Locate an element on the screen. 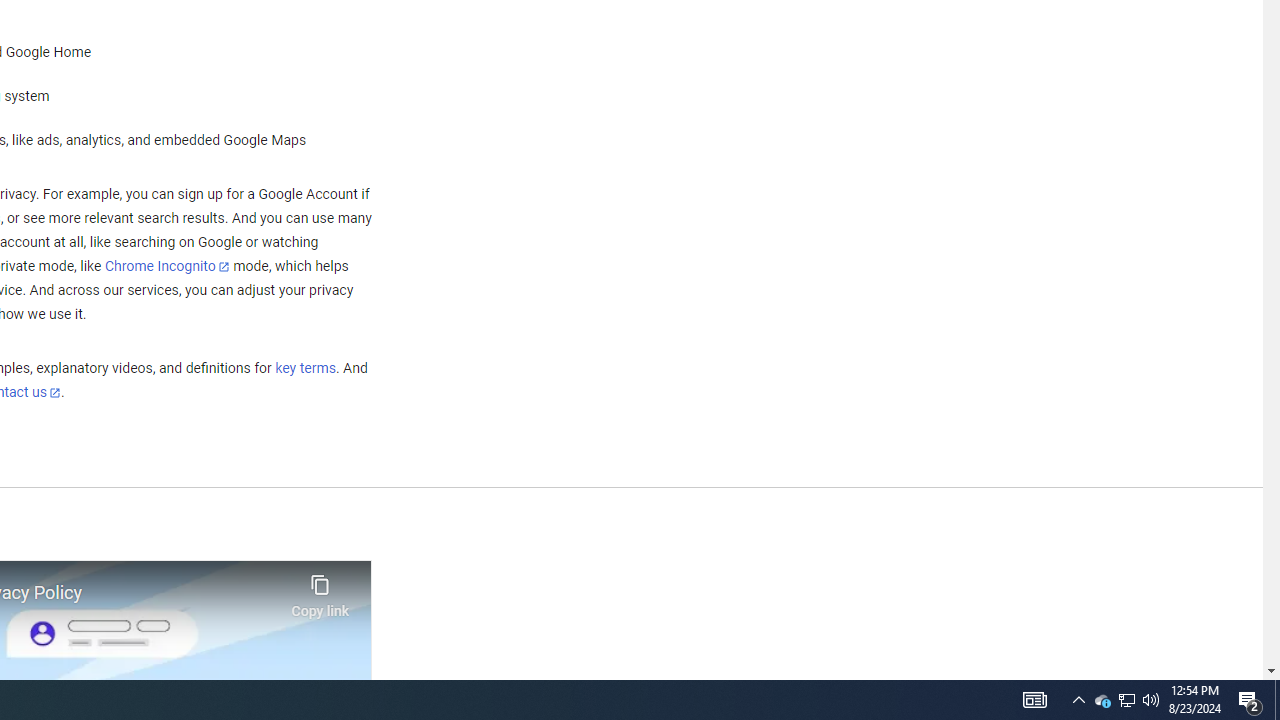 The image size is (1280, 720). 'Copy link' is located at coordinates (320, 590).